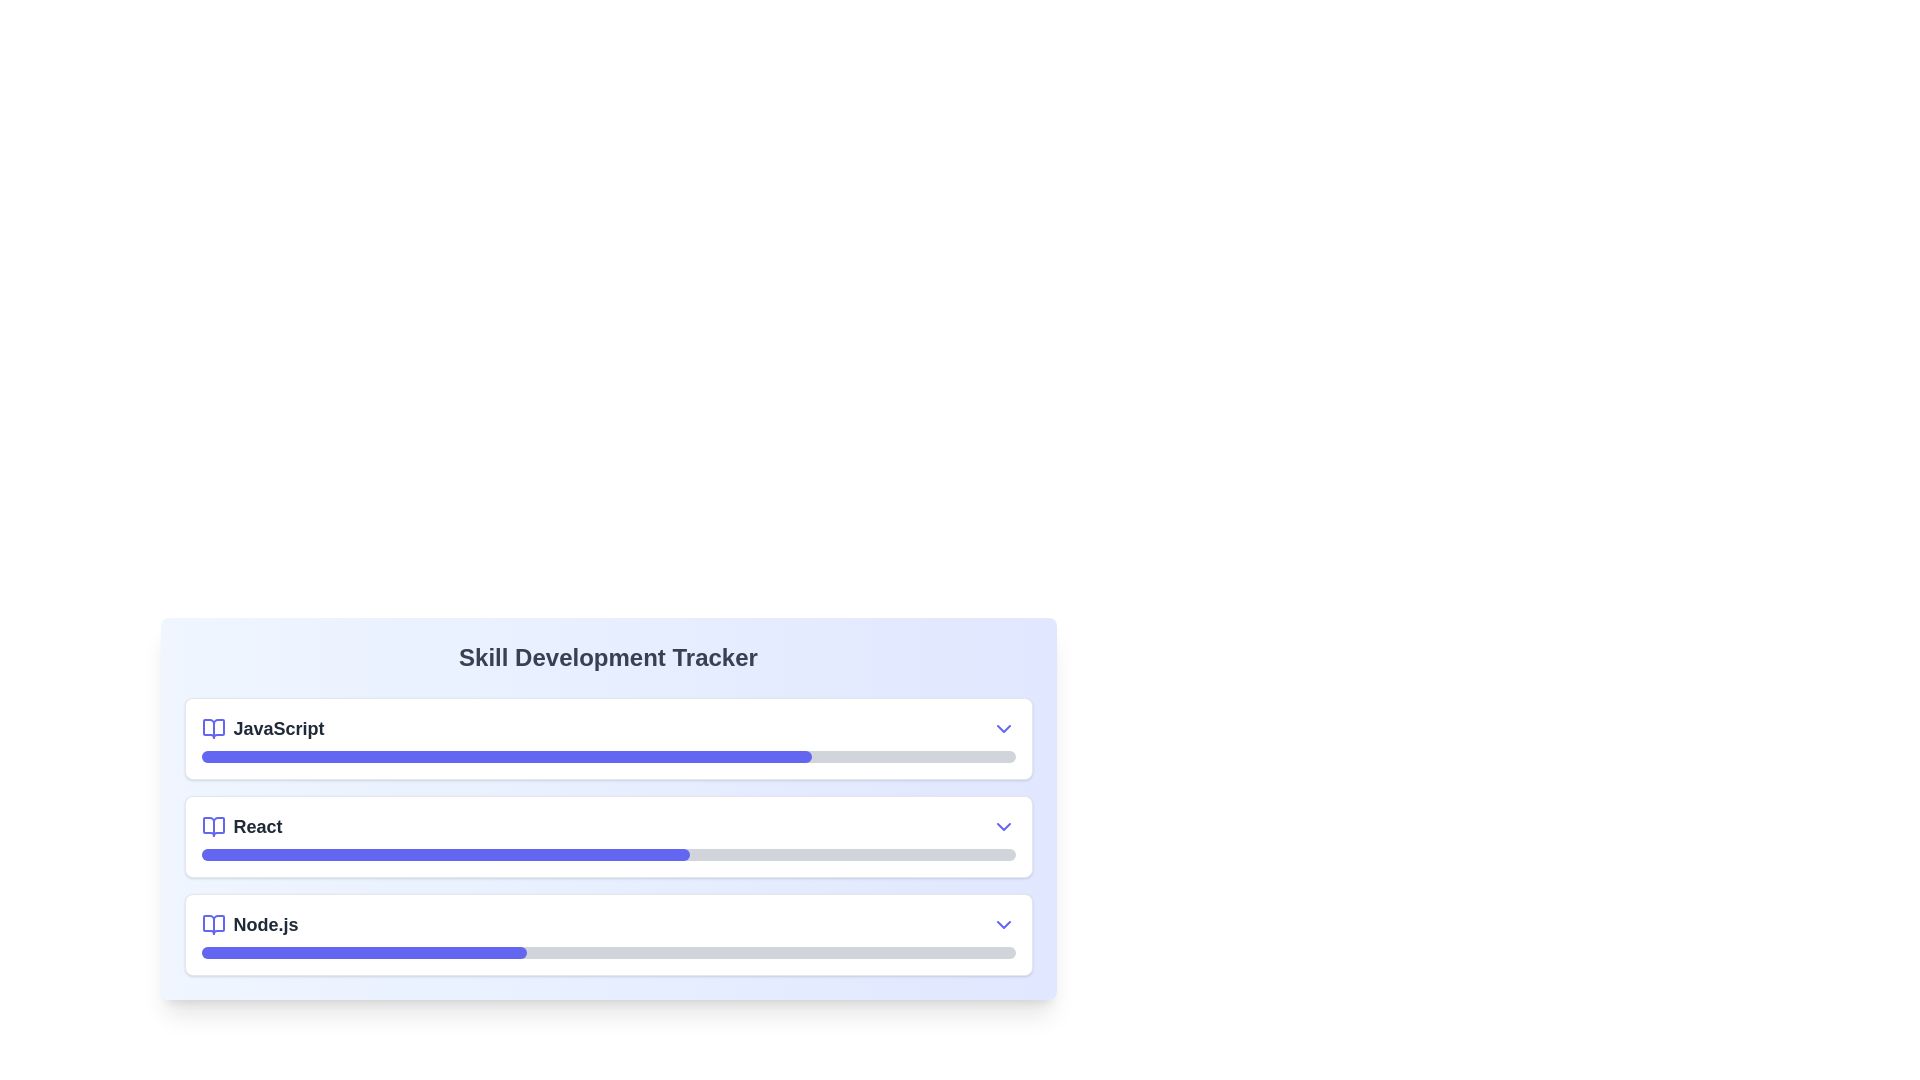 The height and width of the screenshot is (1080, 1920). What do you see at coordinates (607, 756) in the screenshot?
I see `the progress bar located below the 'JavaScript' title text in the skill tracker card to update the progress` at bounding box center [607, 756].